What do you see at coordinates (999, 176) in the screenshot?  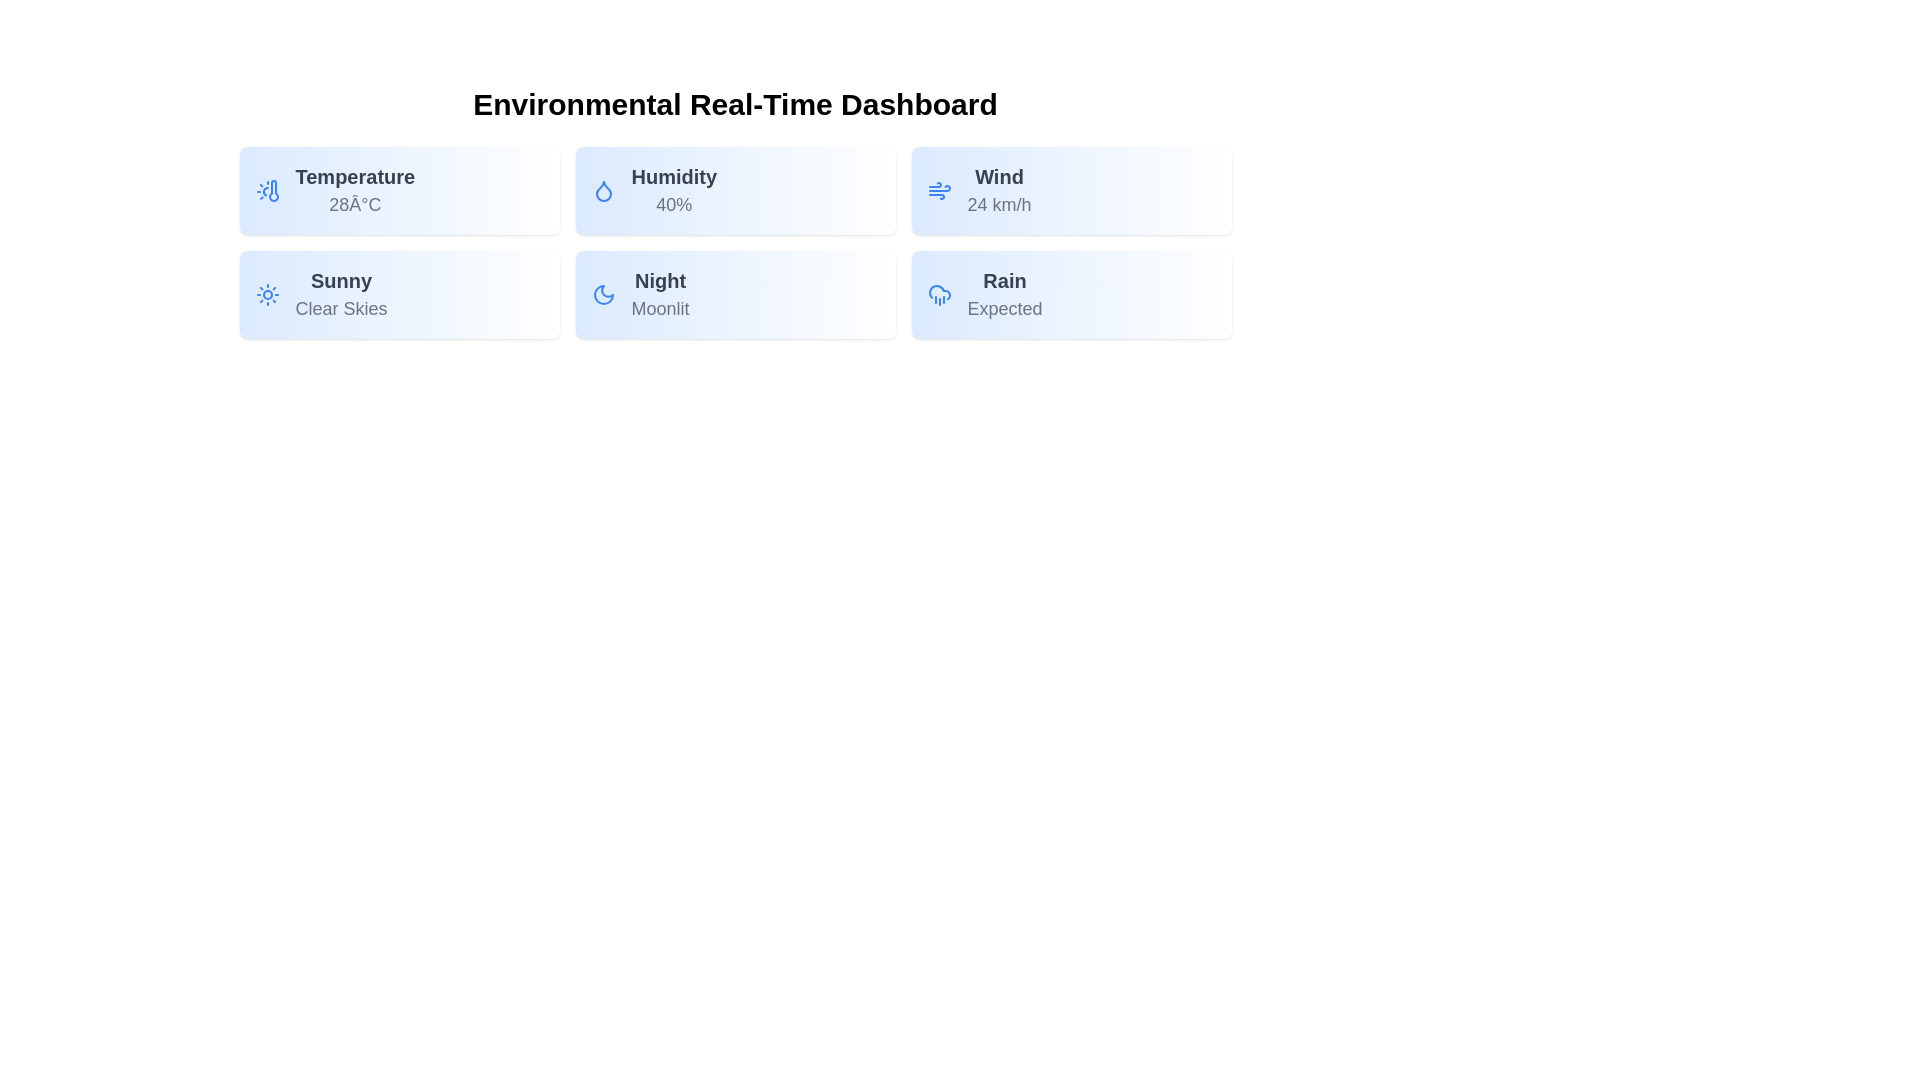 I see `the static text label indicating wind speed in the top-right card of the environmental dashboard` at bounding box center [999, 176].